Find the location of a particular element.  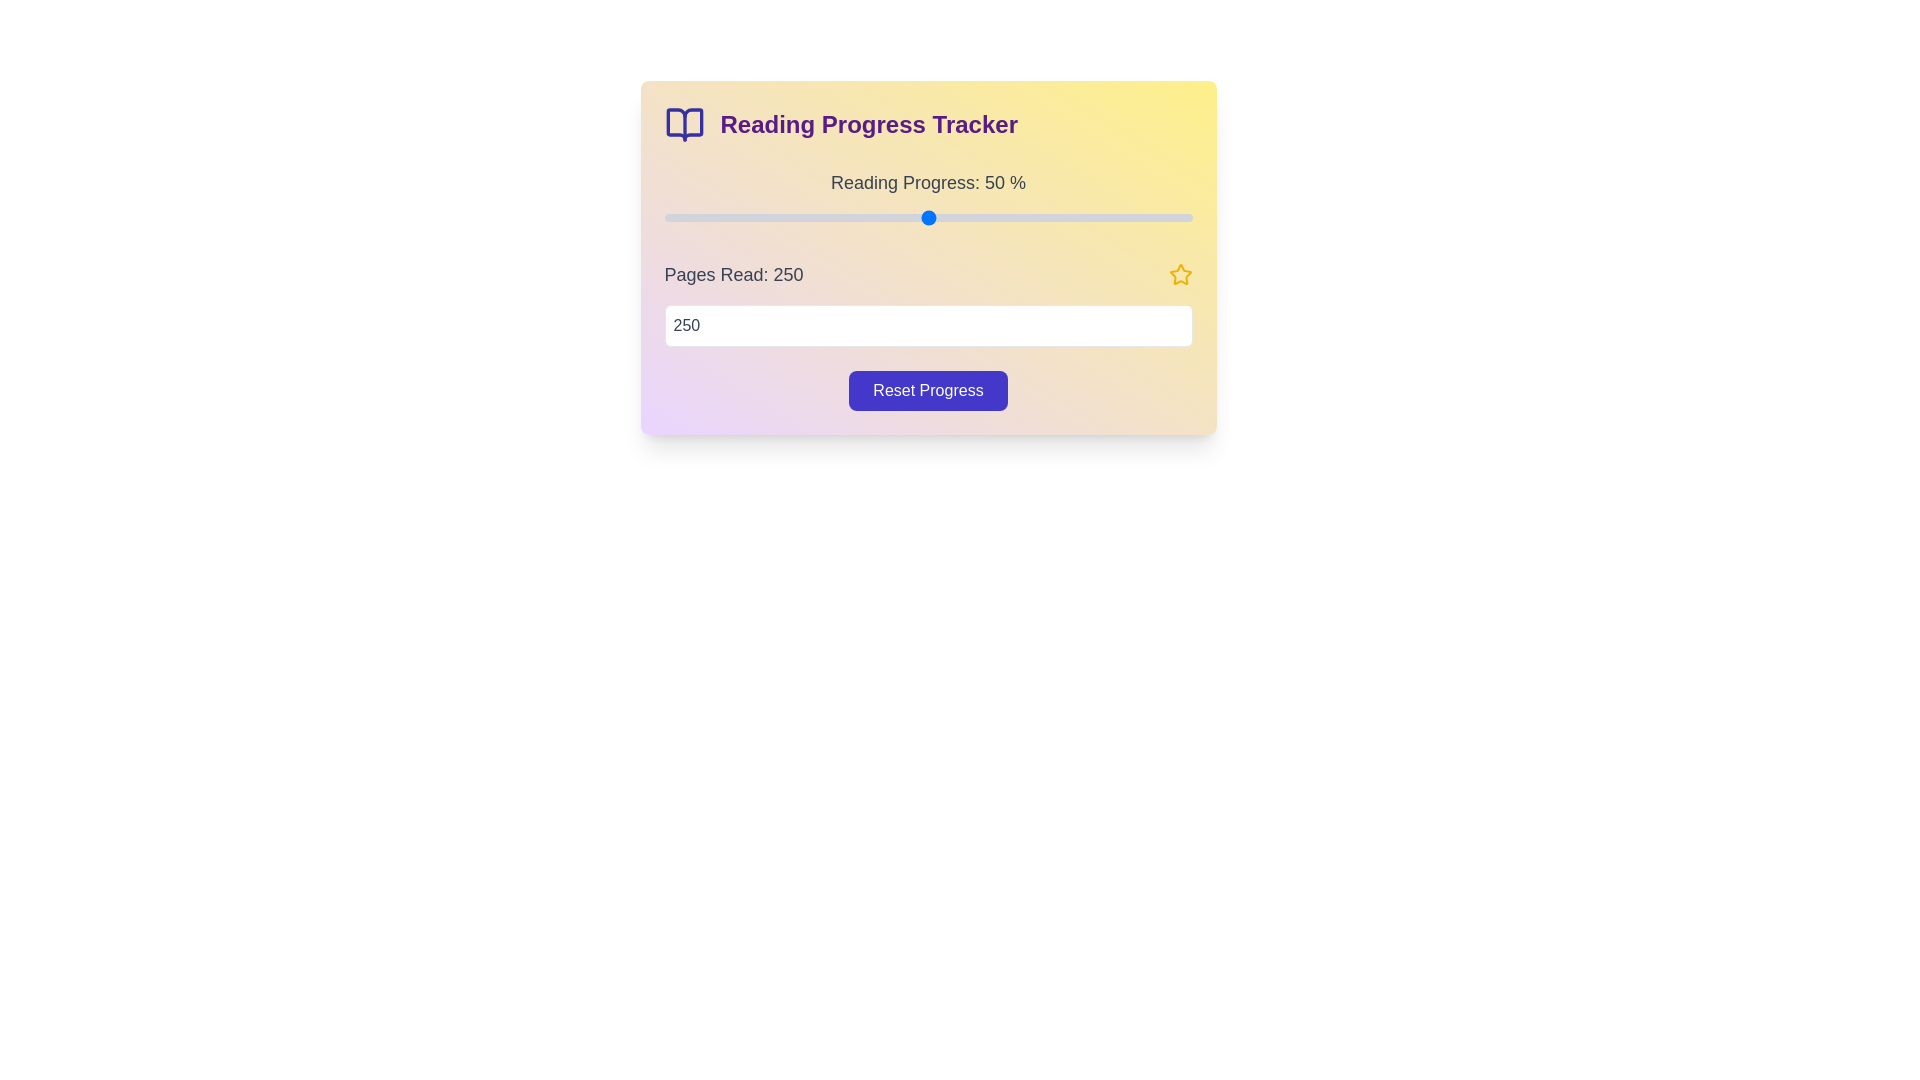

the number of pages read to 447 using the input field is located at coordinates (927, 325).